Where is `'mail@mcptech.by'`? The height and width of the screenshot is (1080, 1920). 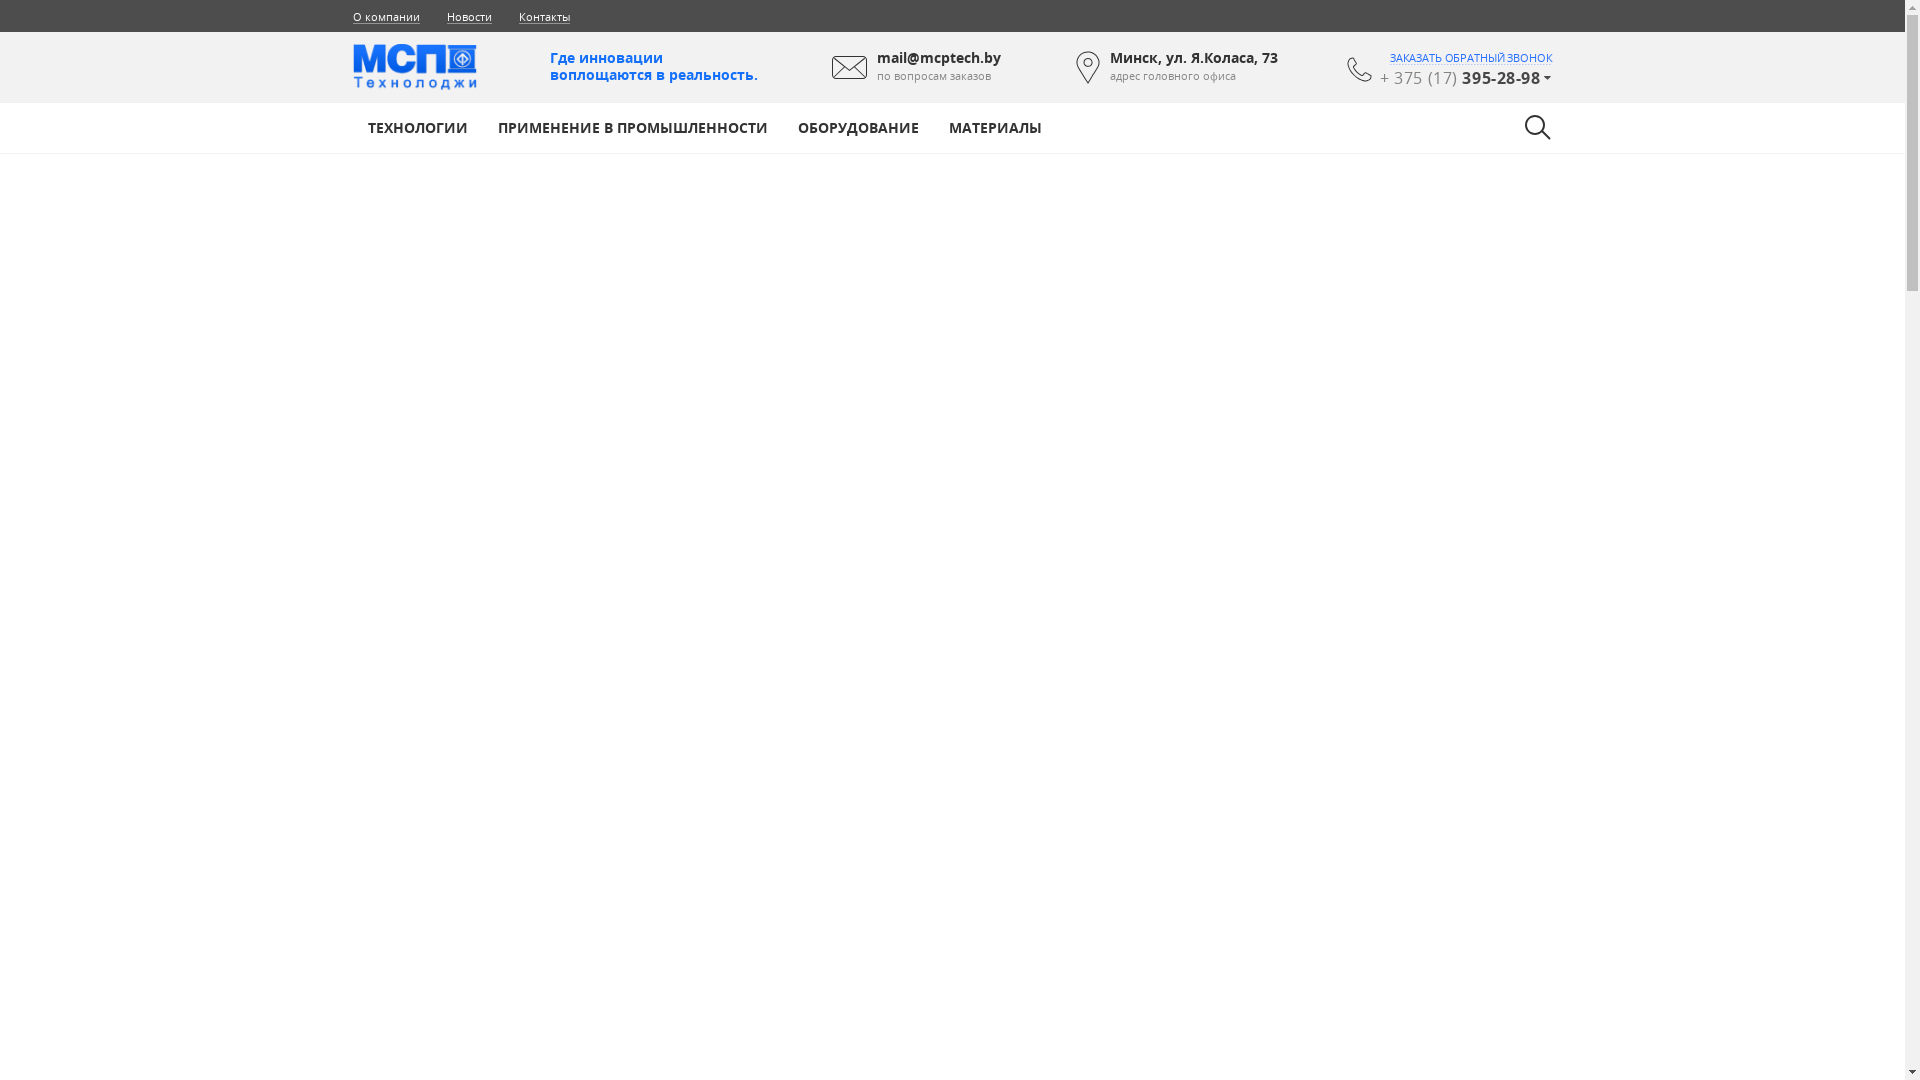
'mail@mcptech.by' is located at coordinates (938, 56).